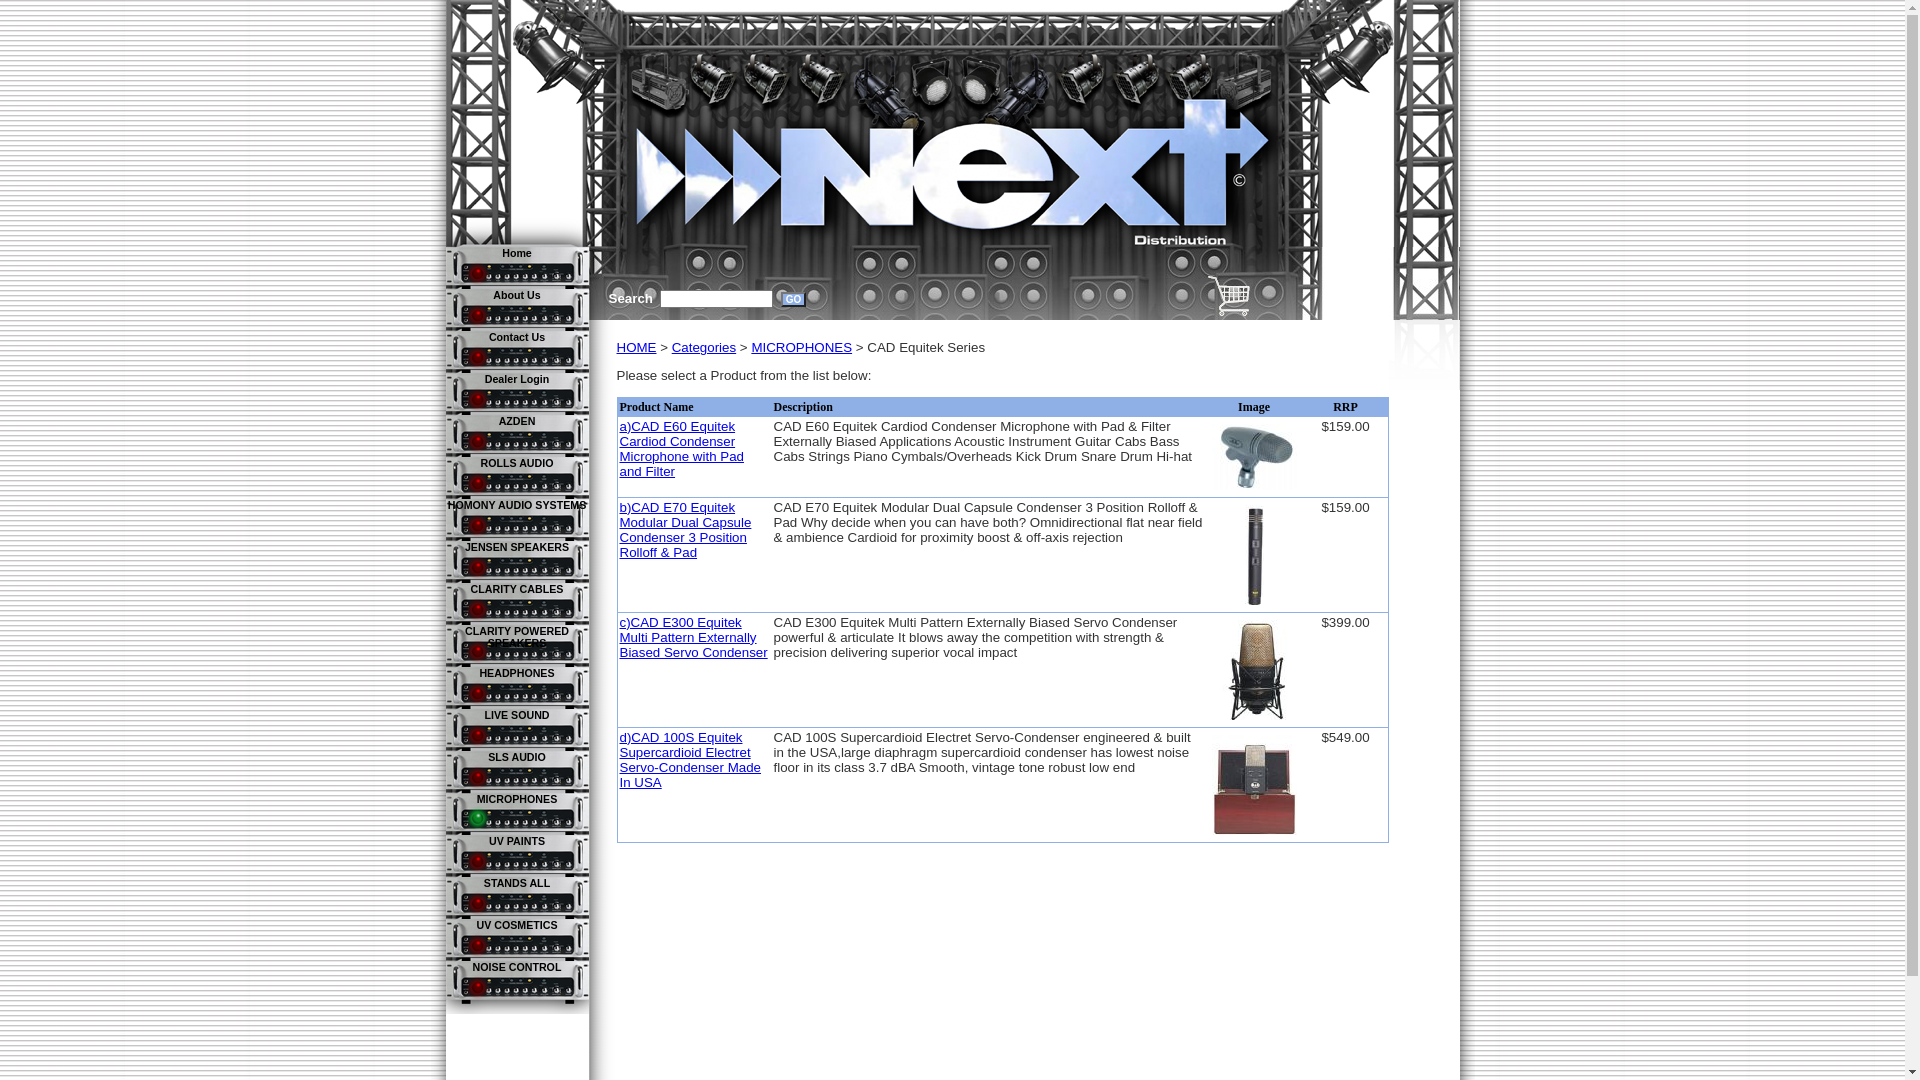 This screenshot has height=1080, width=1920. Describe the element at coordinates (489, 840) in the screenshot. I see `'UV PAINTS'` at that location.